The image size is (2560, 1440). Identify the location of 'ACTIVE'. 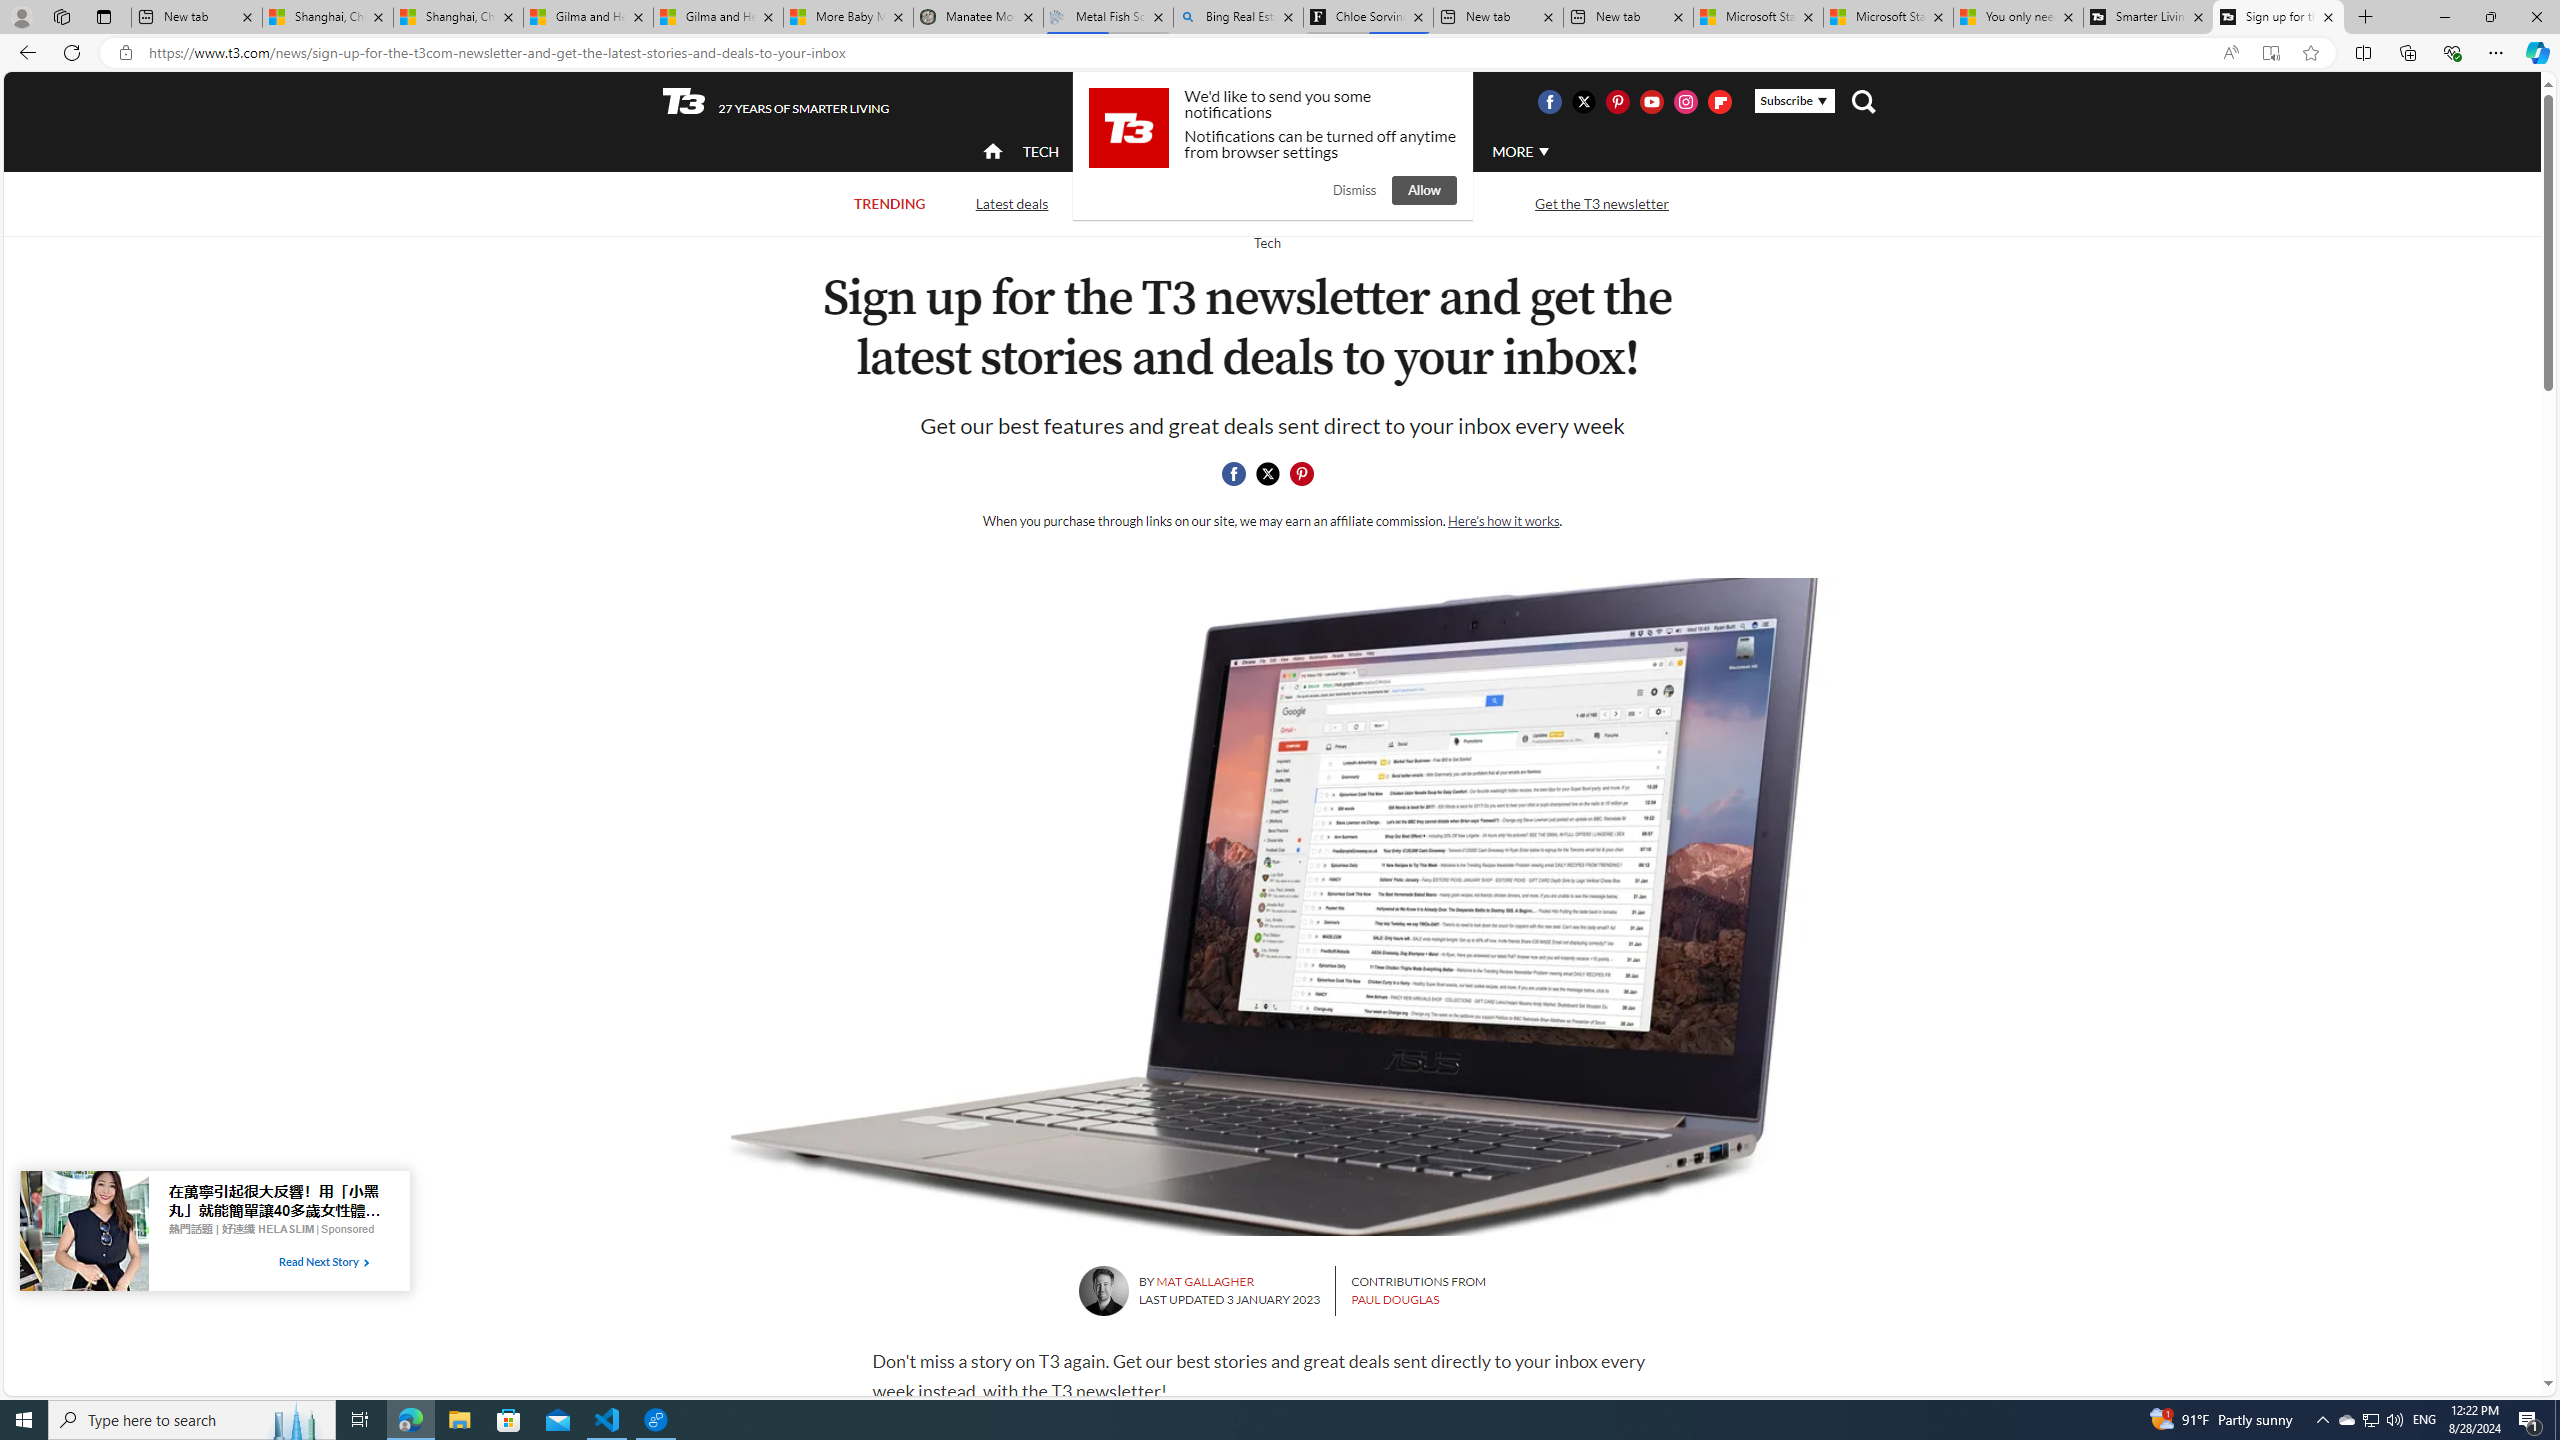
(1122, 150).